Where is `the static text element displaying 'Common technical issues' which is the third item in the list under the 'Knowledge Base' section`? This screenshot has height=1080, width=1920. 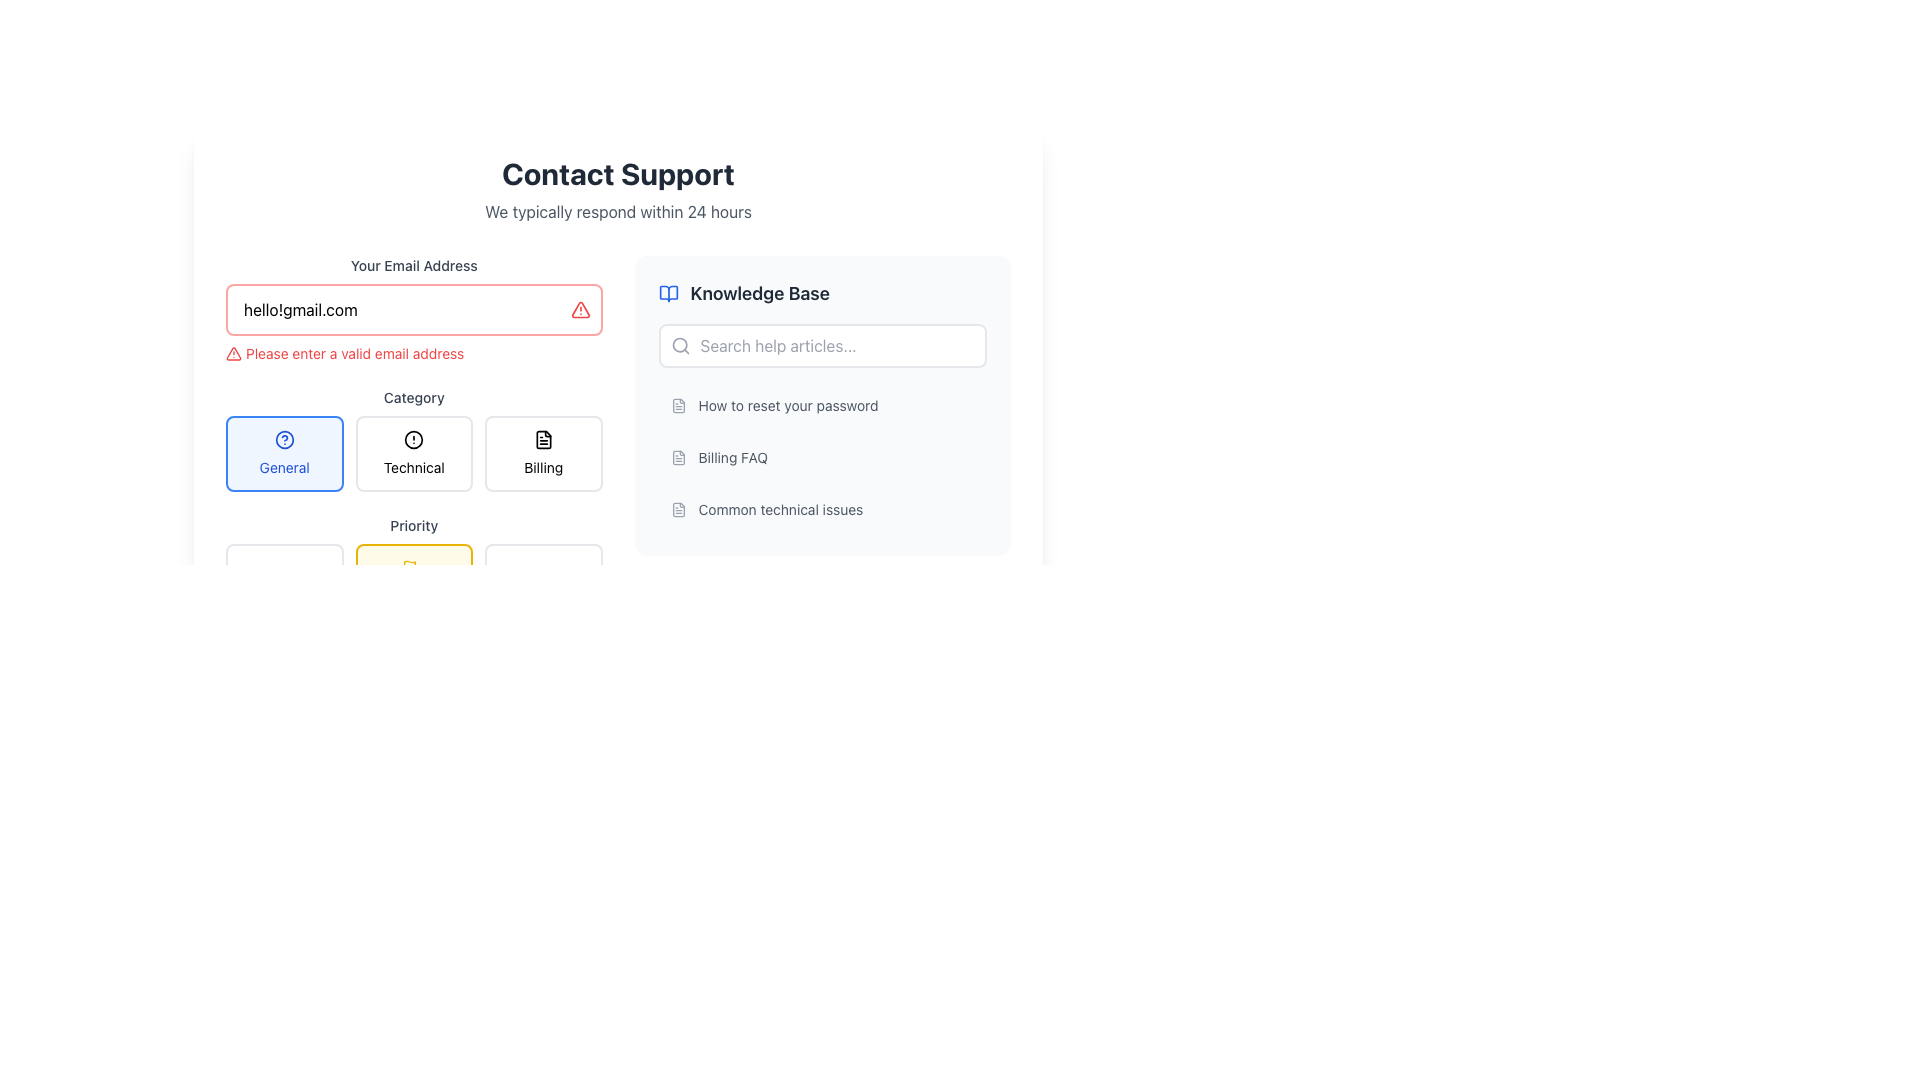 the static text element displaying 'Common technical issues' which is the third item in the list under the 'Knowledge Base' section is located at coordinates (779, 508).